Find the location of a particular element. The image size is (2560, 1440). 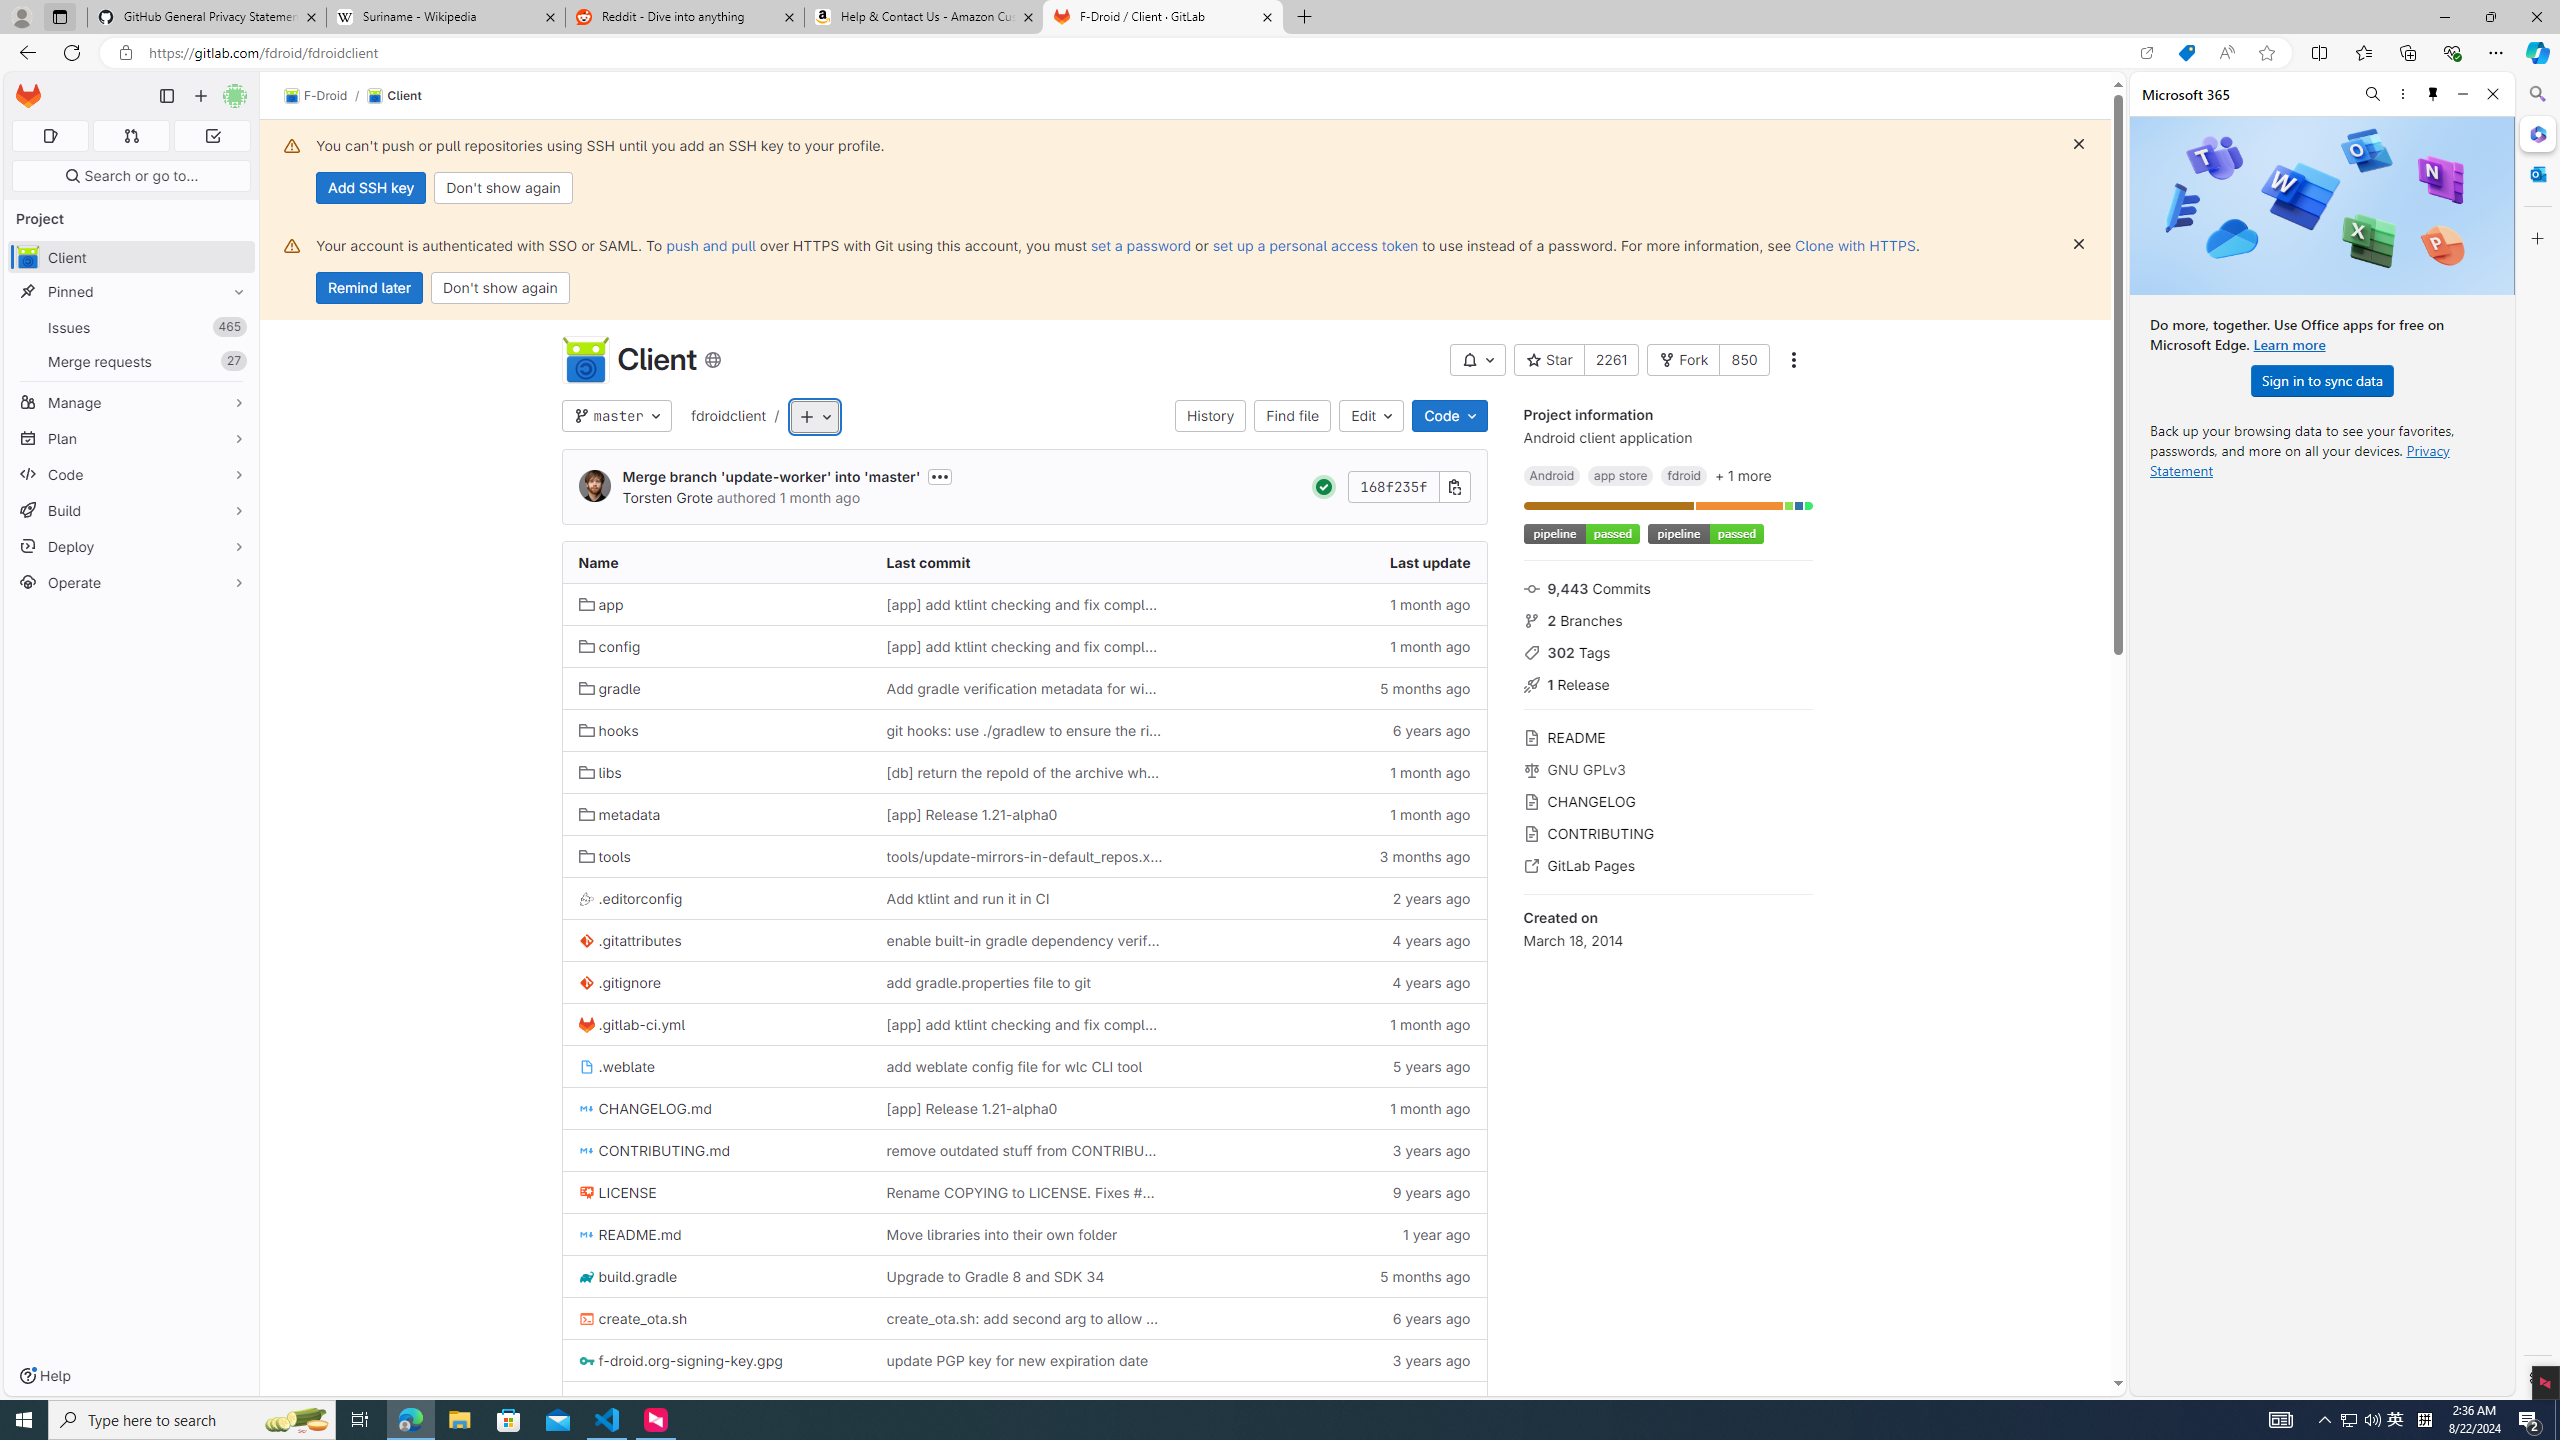

'Build' is located at coordinates (130, 509).